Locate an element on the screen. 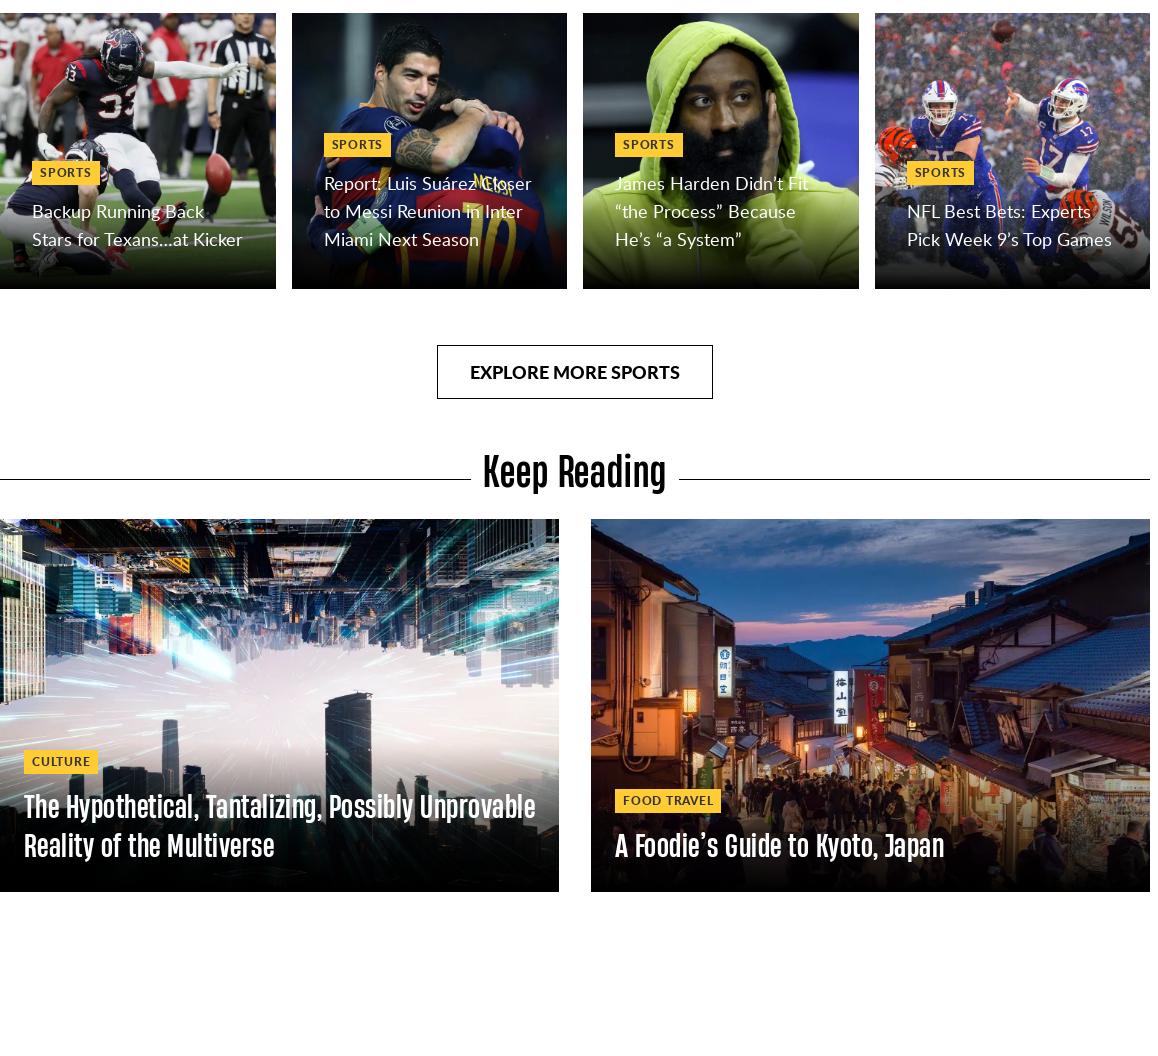 The height and width of the screenshot is (1056, 1158). 'Culture' is located at coordinates (30, 759).